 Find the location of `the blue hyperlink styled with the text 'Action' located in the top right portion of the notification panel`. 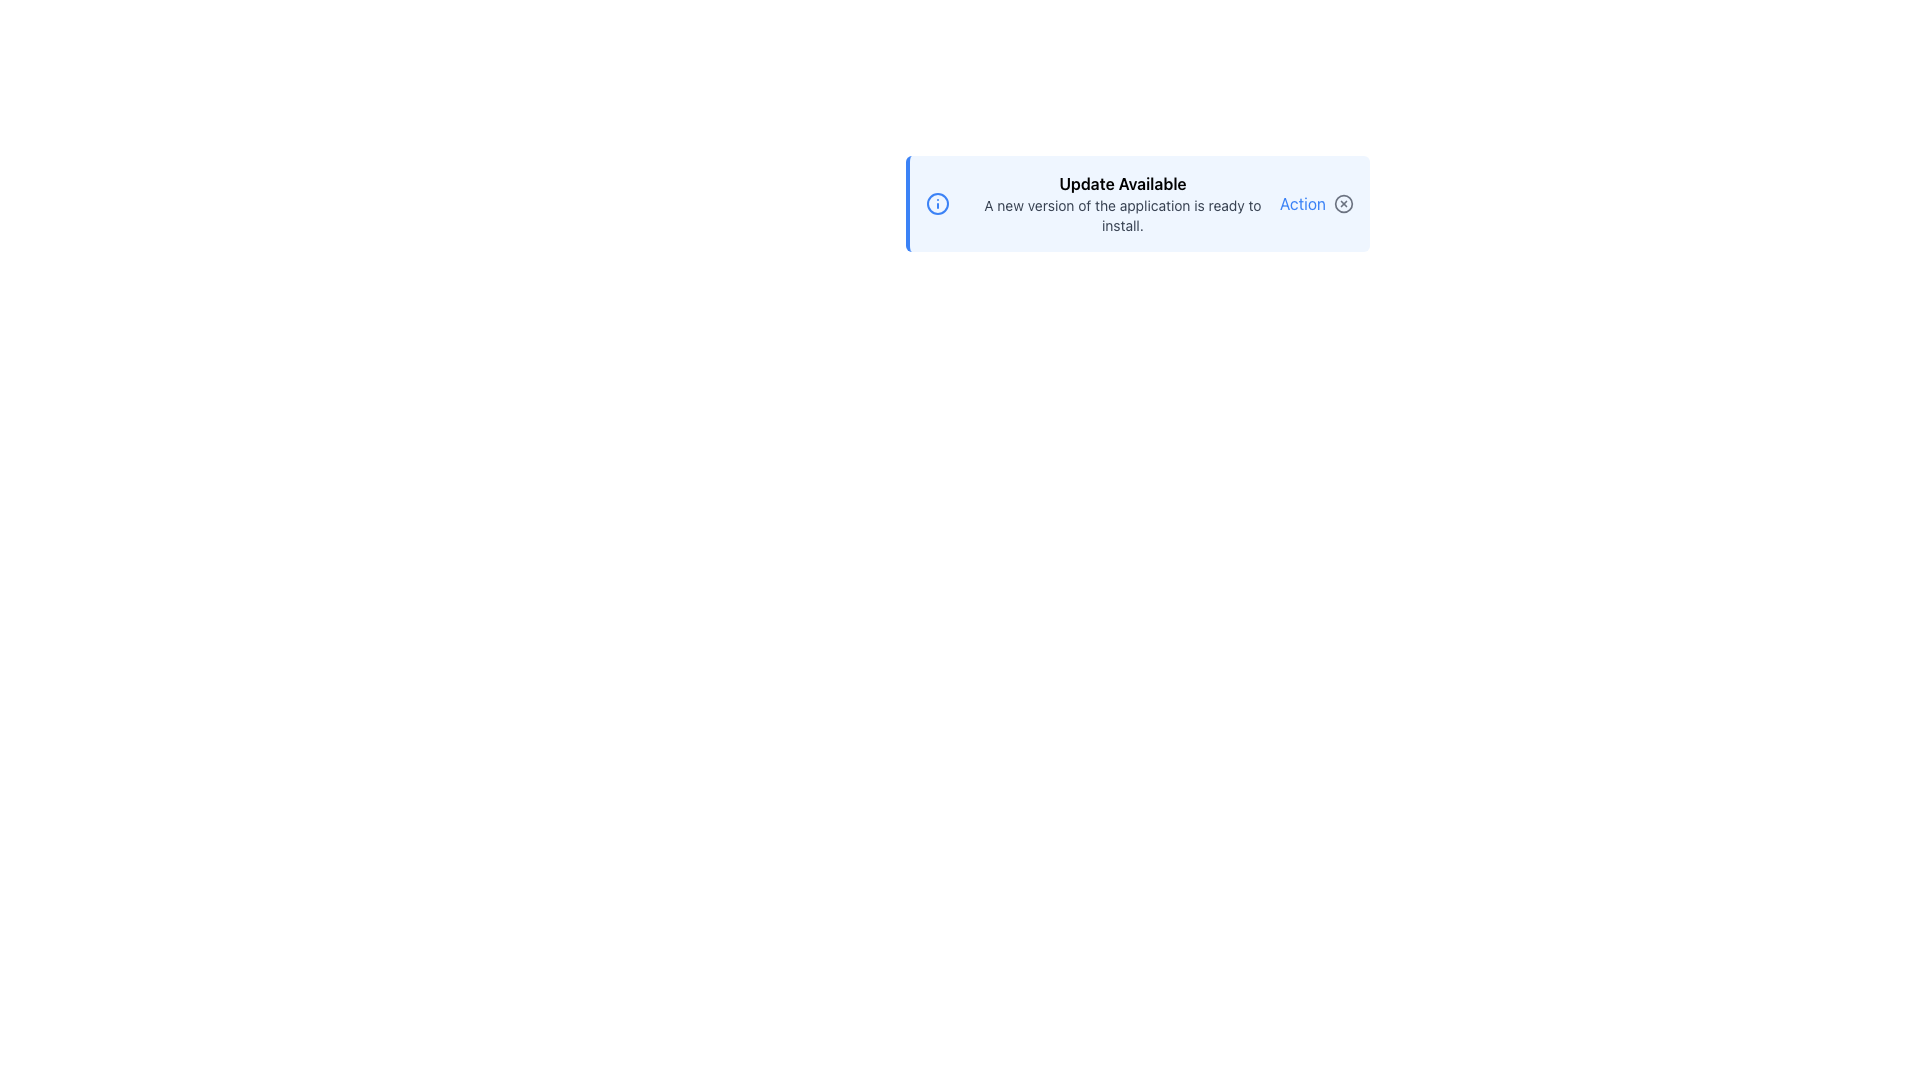

the blue hyperlink styled with the text 'Action' located in the top right portion of the notification panel is located at coordinates (1302, 204).